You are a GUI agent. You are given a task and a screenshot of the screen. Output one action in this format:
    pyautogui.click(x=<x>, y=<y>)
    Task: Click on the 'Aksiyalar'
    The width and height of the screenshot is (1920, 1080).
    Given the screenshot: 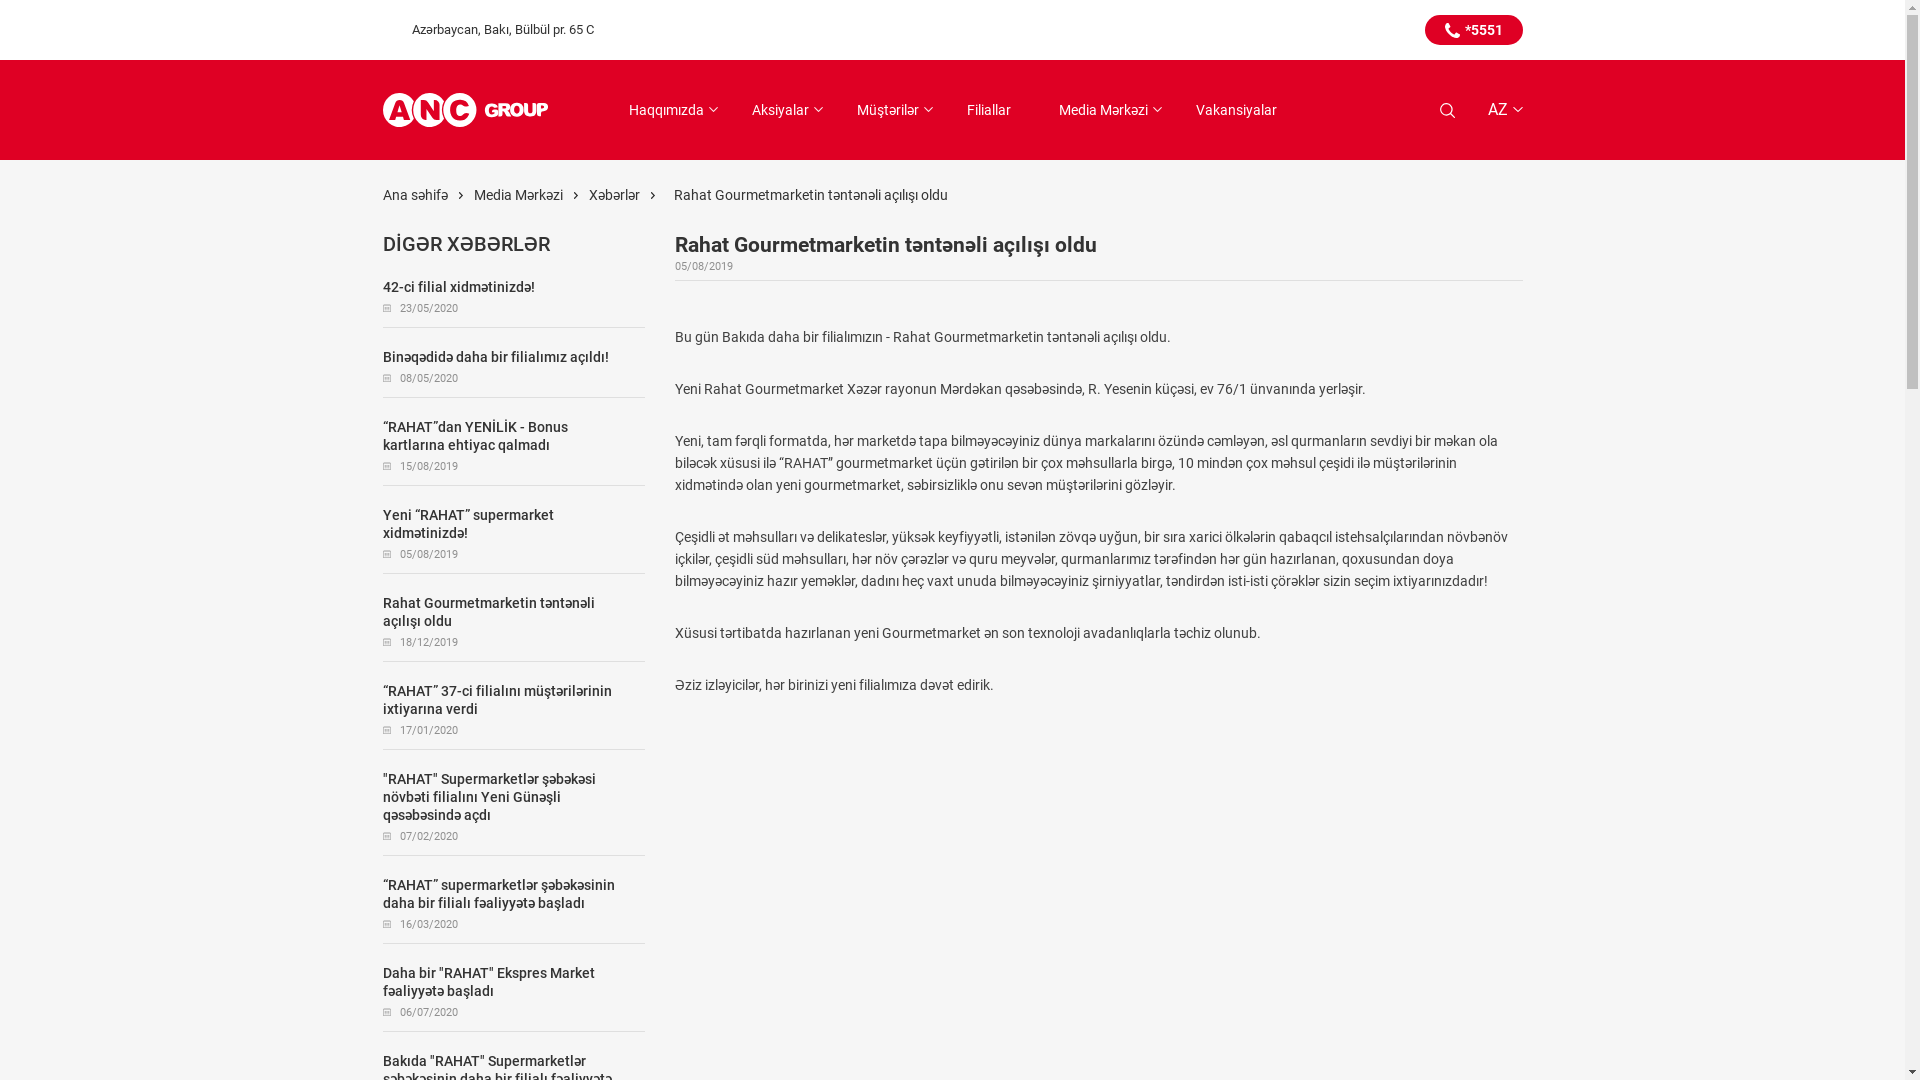 What is the action you would take?
    pyautogui.click(x=779, y=110)
    